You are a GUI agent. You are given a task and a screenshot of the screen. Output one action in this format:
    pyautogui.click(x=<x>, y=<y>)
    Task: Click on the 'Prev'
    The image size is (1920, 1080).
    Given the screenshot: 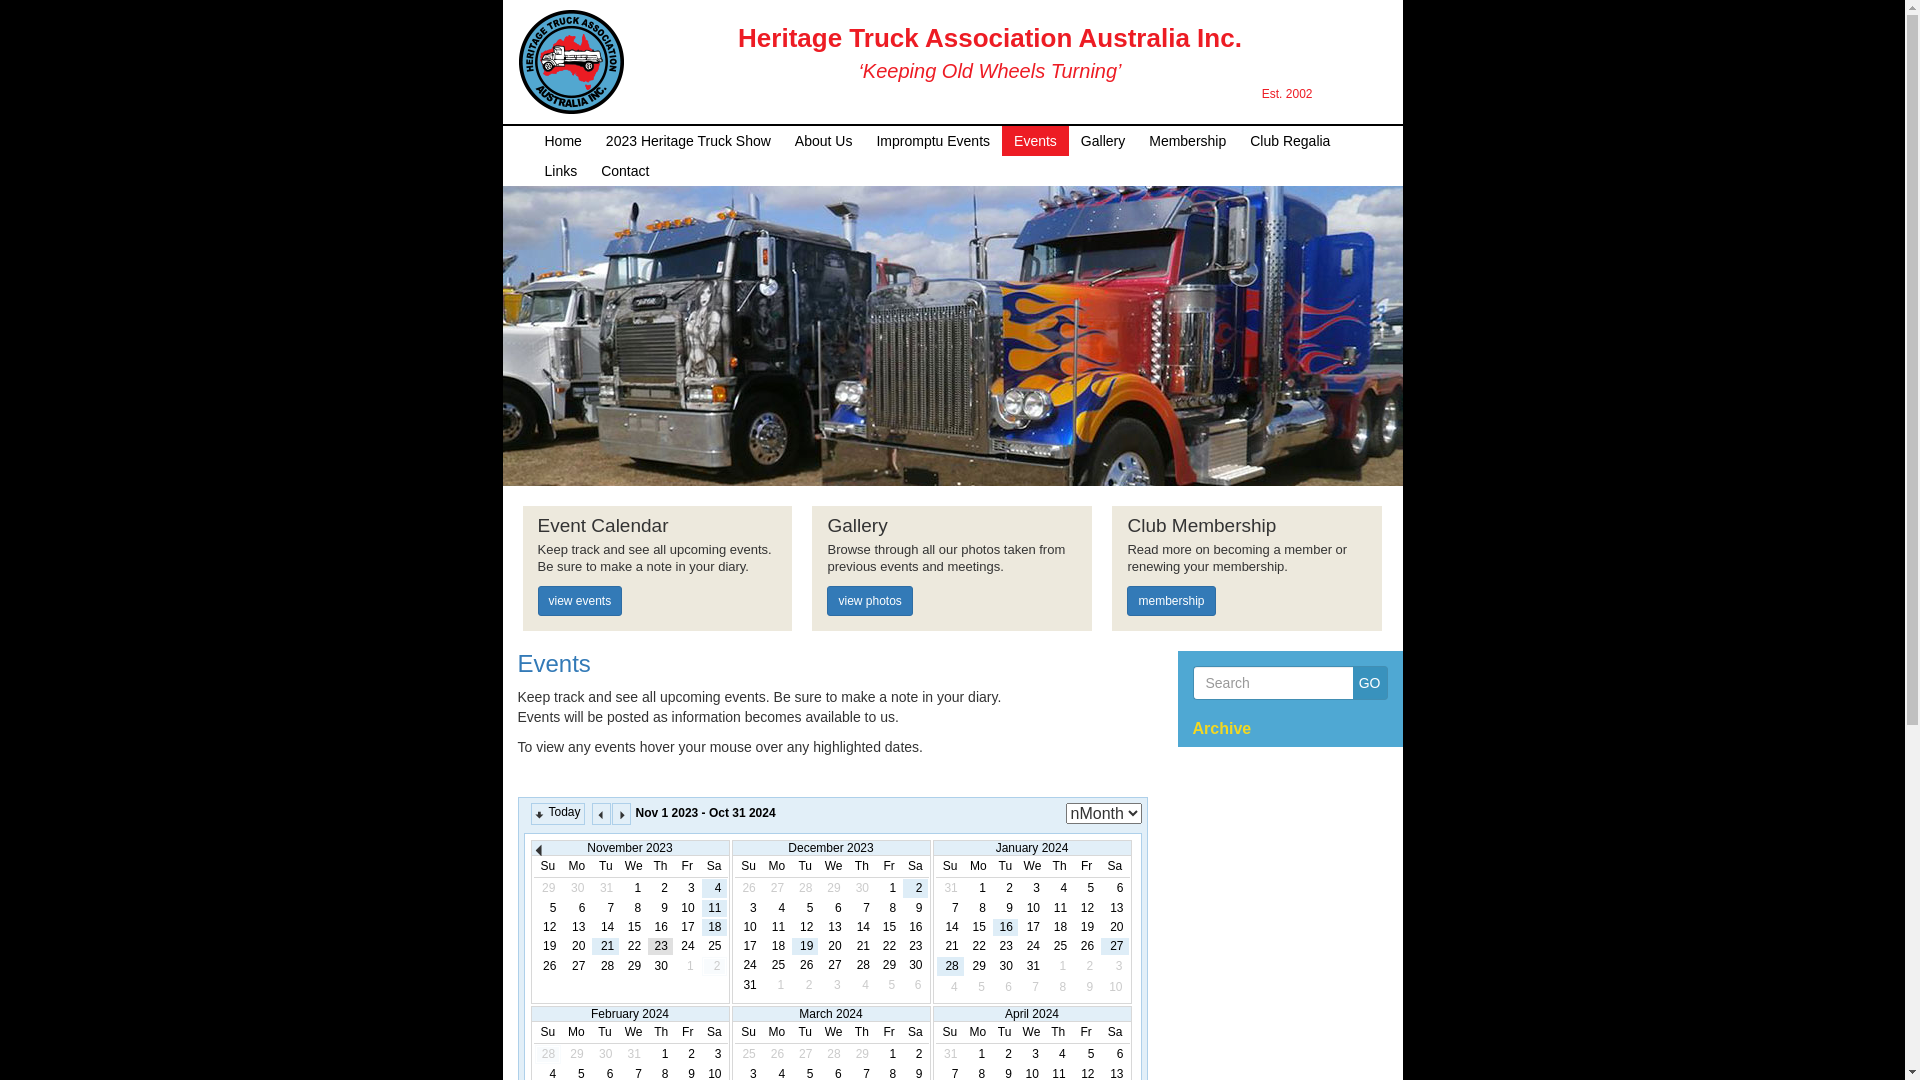 What is the action you would take?
    pyautogui.click(x=590, y=813)
    